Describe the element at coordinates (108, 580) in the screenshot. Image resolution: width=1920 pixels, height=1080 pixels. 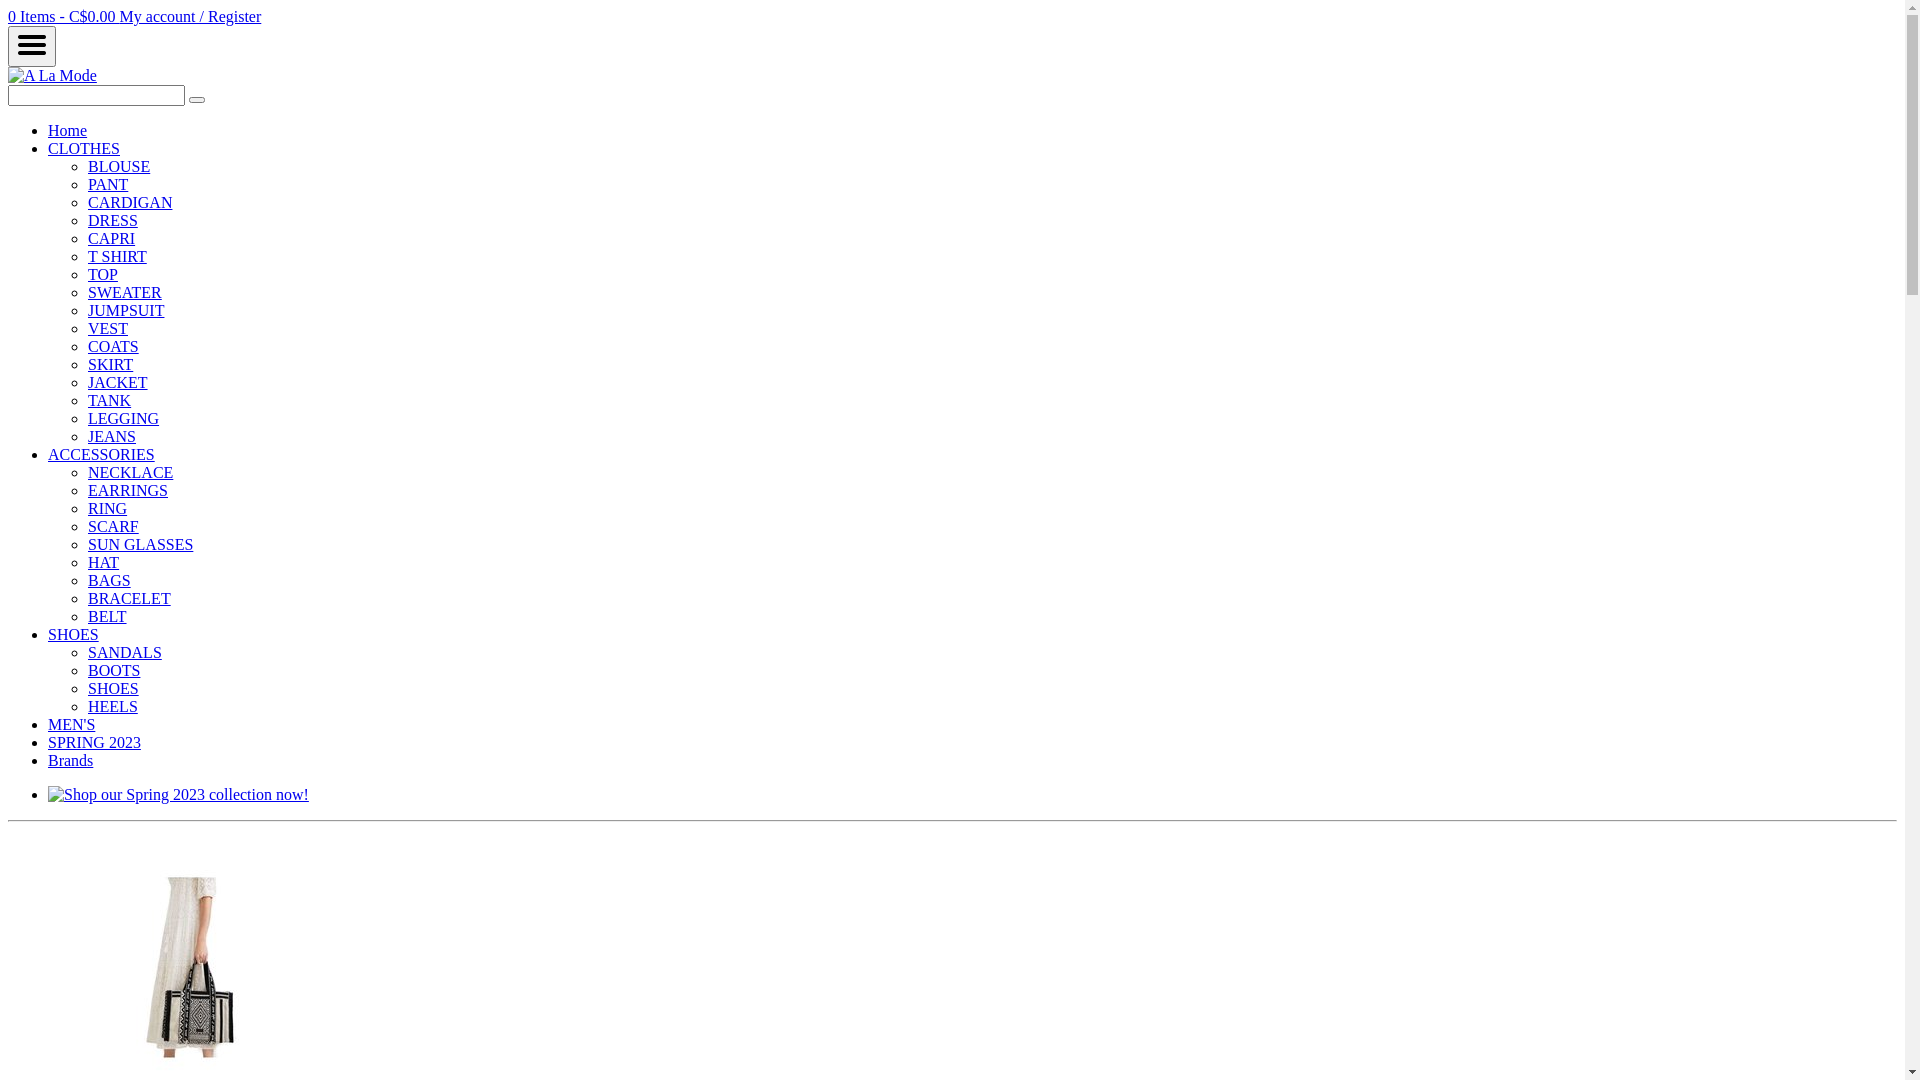
I see `'BAGS'` at that location.